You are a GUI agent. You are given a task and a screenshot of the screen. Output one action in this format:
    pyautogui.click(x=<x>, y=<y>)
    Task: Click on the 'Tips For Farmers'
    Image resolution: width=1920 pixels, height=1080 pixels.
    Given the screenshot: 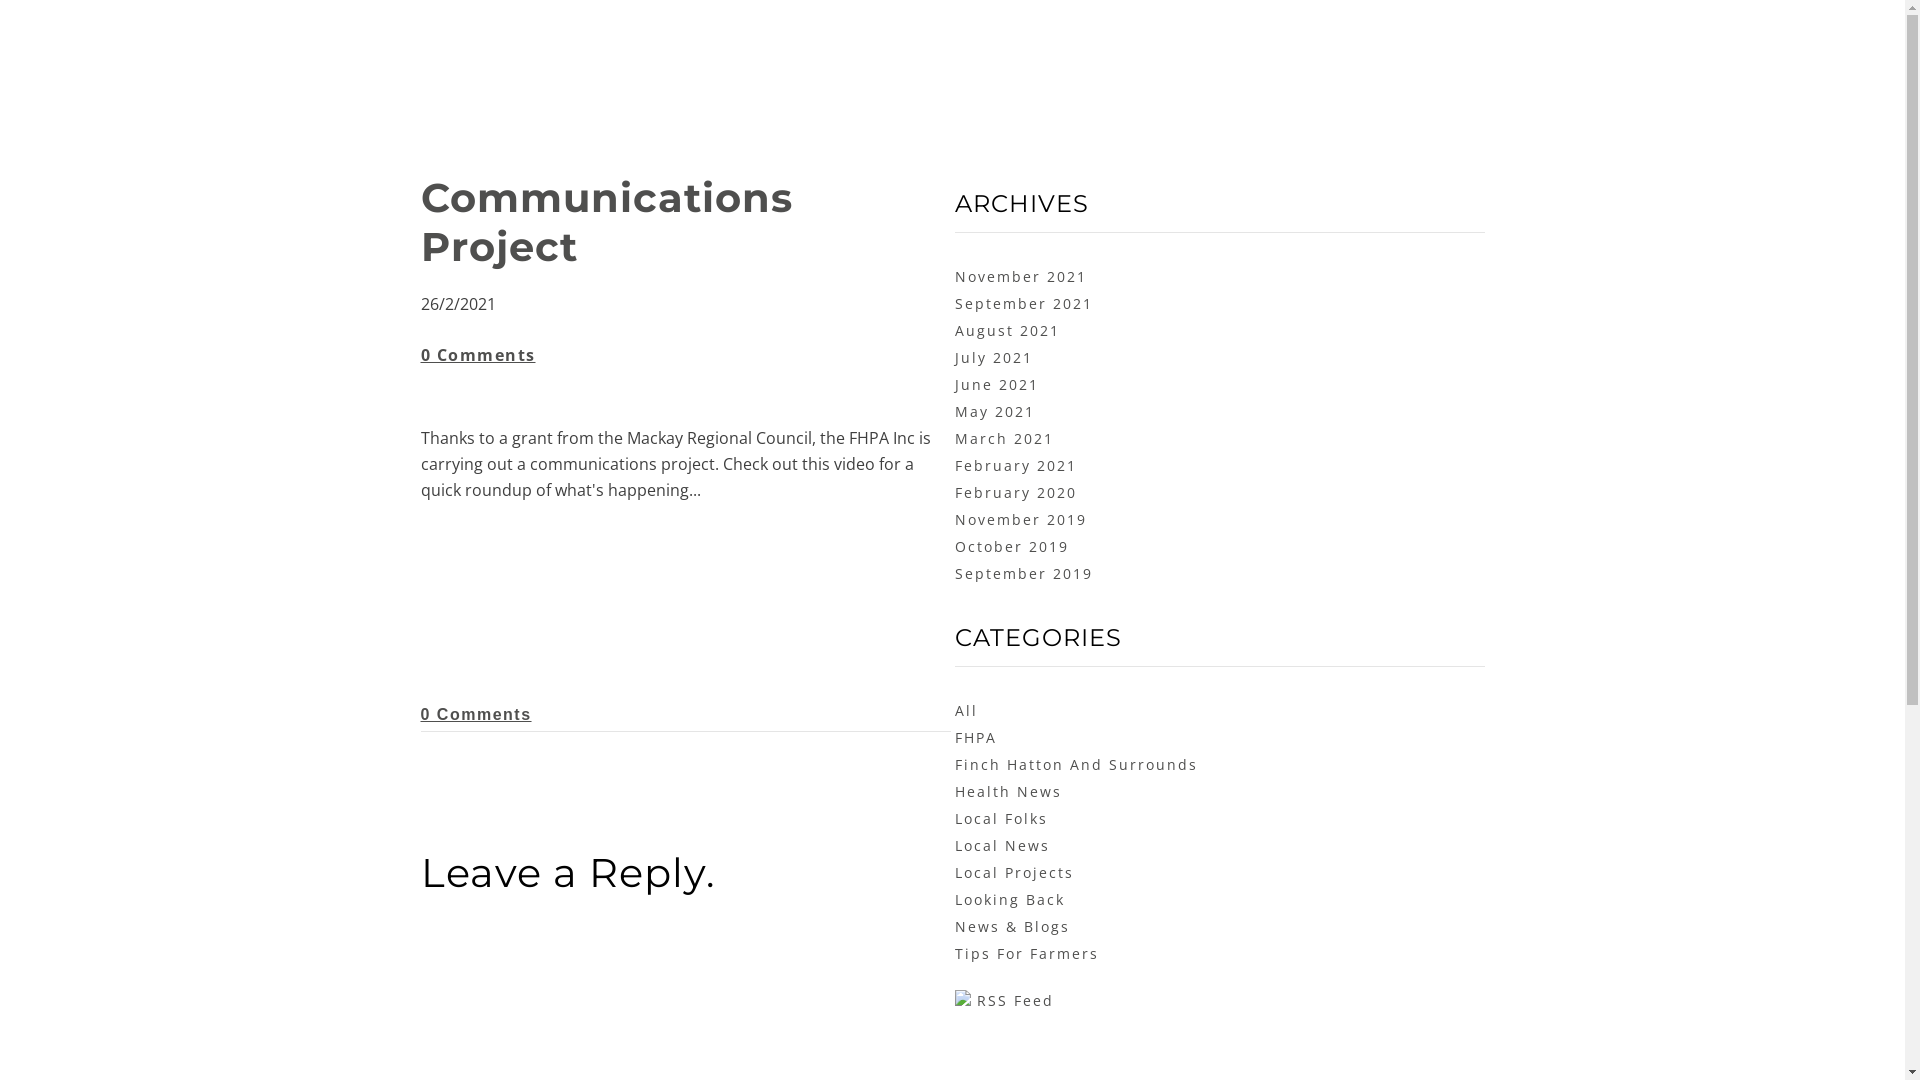 What is the action you would take?
    pyautogui.click(x=1026, y=952)
    